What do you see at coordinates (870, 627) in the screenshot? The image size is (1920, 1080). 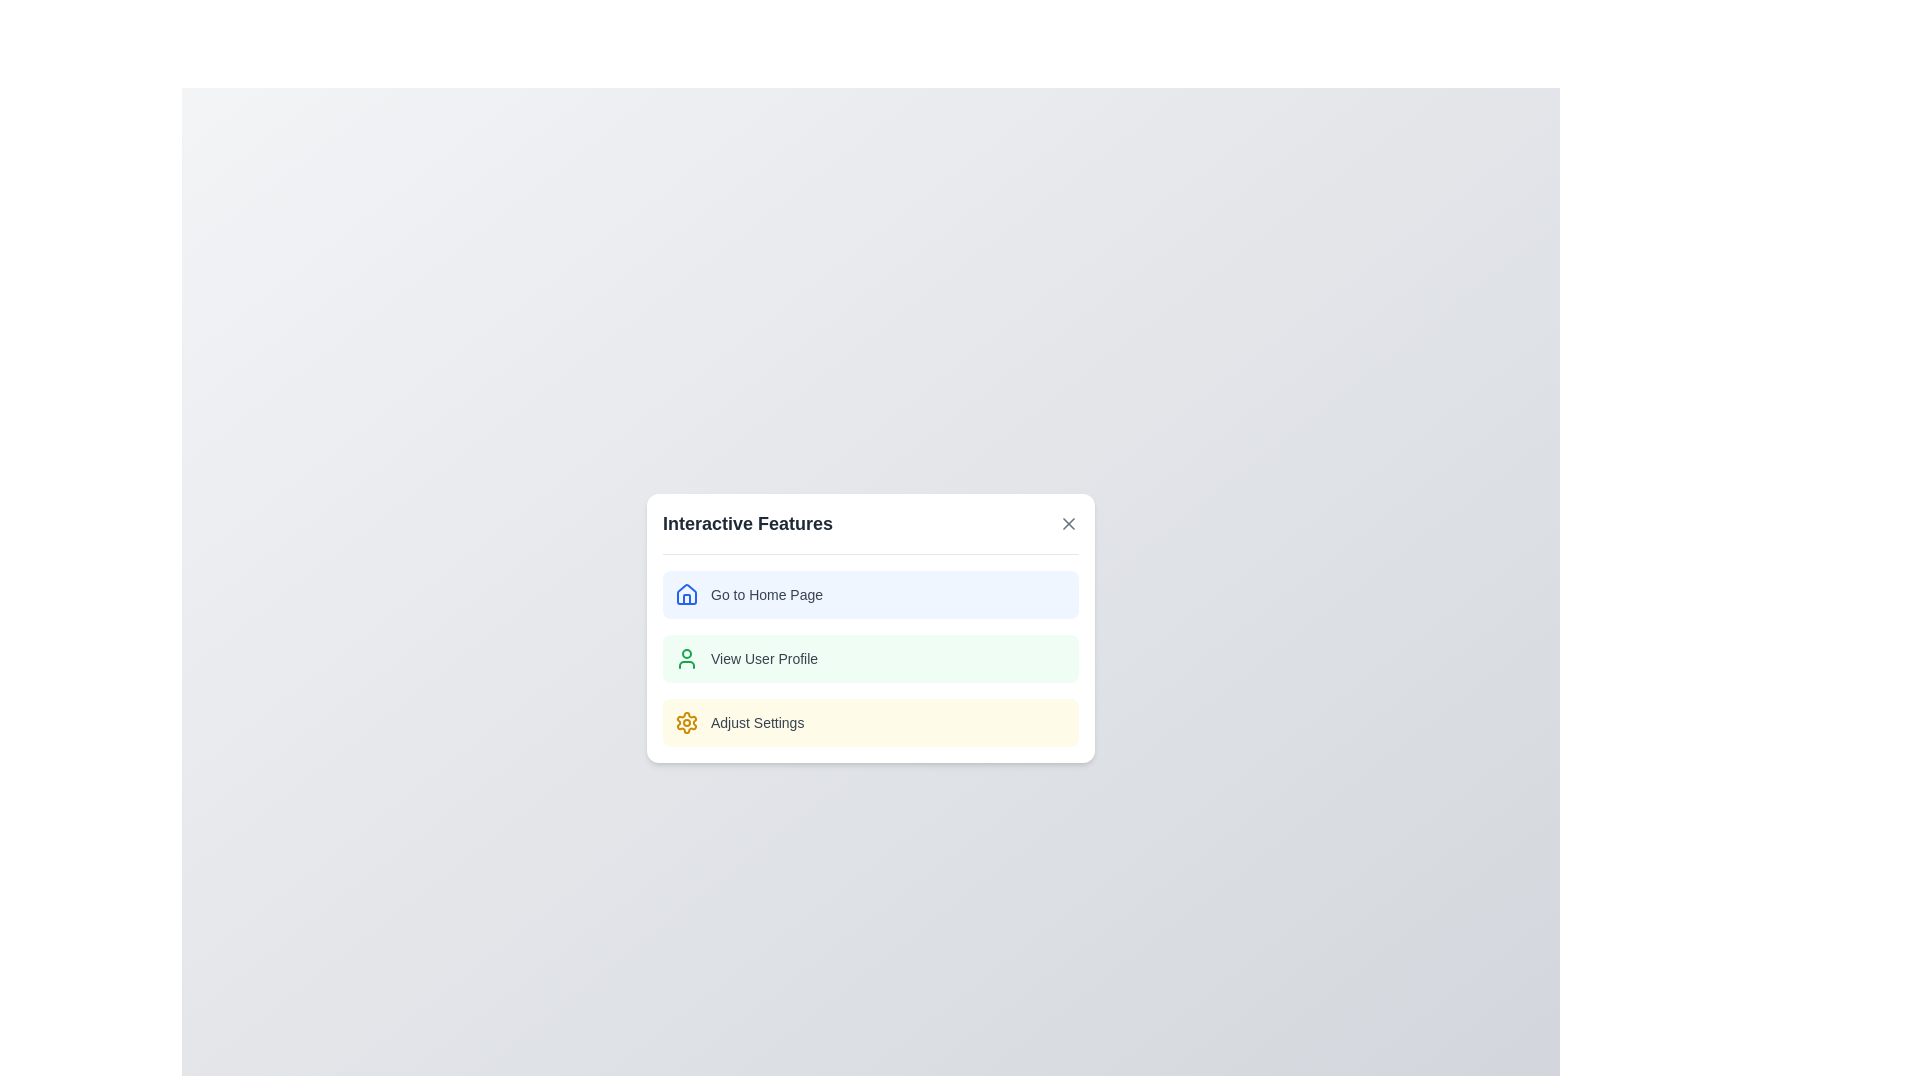 I see `the Modal with navigation options` at bounding box center [870, 627].